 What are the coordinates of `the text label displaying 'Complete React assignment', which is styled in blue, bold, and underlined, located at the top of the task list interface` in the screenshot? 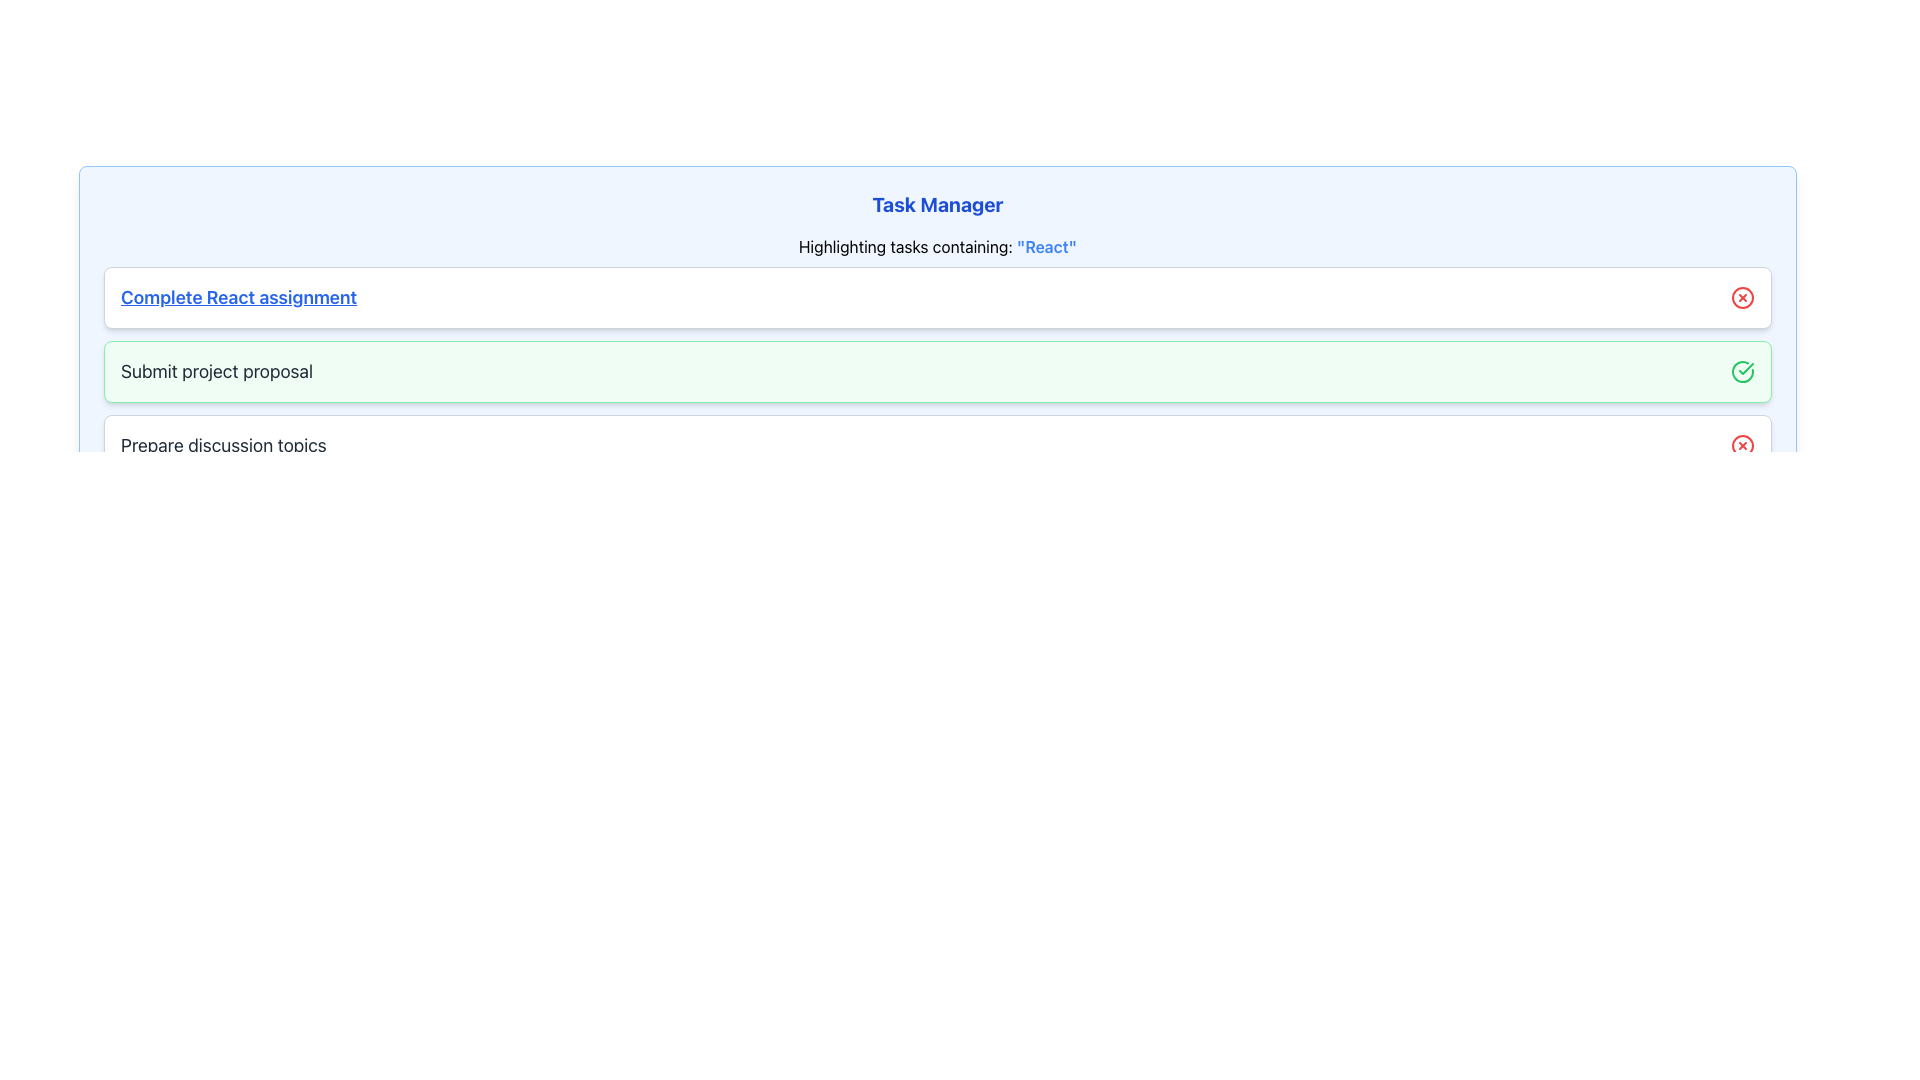 It's located at (239, 297).